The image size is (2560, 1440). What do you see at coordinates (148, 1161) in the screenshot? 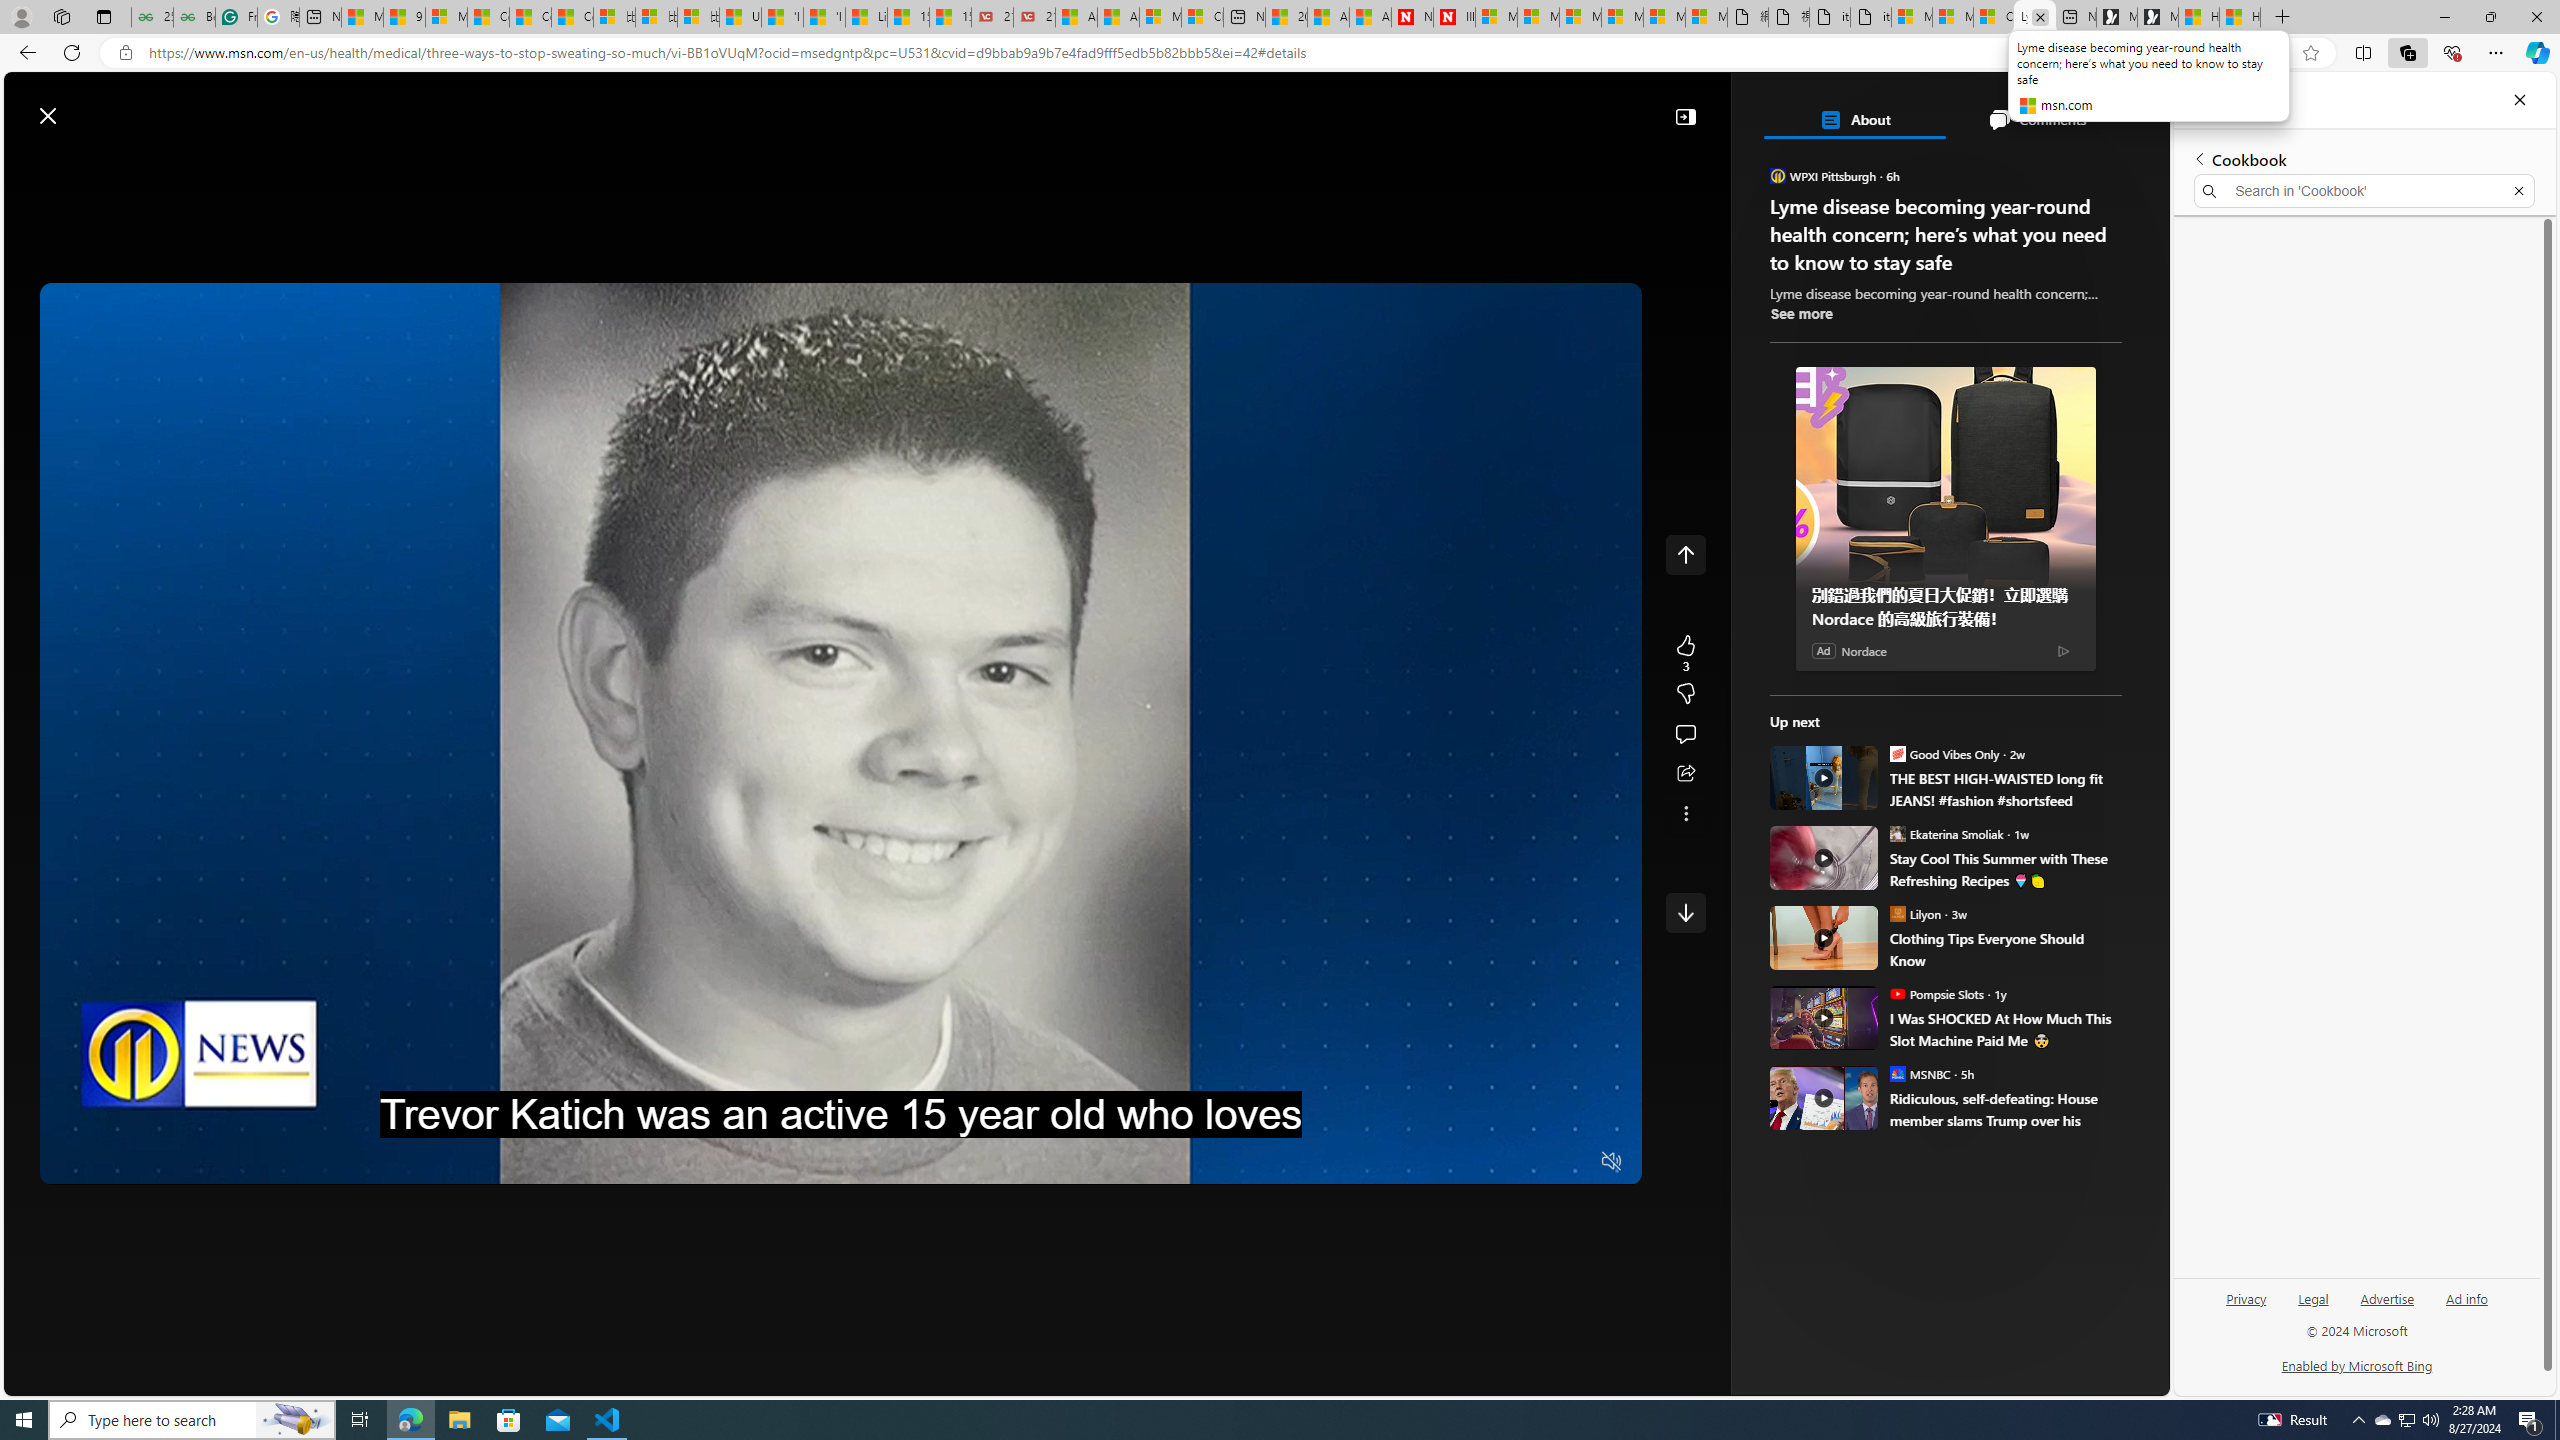
I see `'Seek Forward'` at bounding box center [148, 1161].